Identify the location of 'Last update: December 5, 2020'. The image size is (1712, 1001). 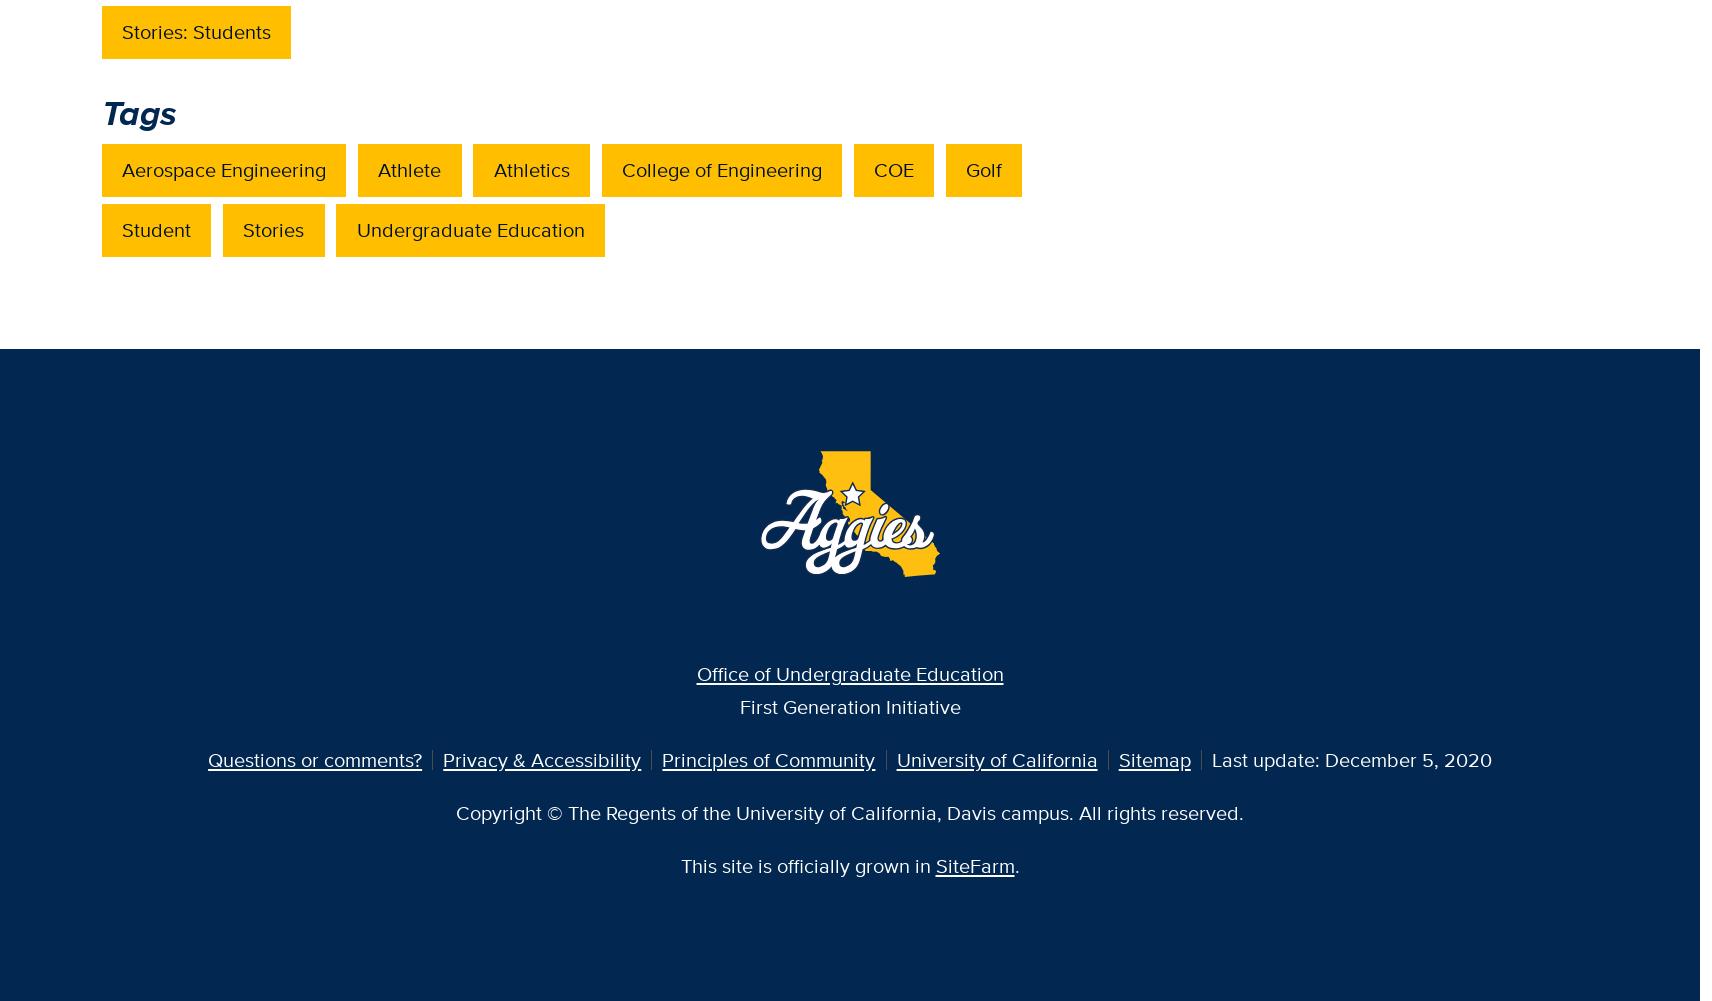
(1349, 759).